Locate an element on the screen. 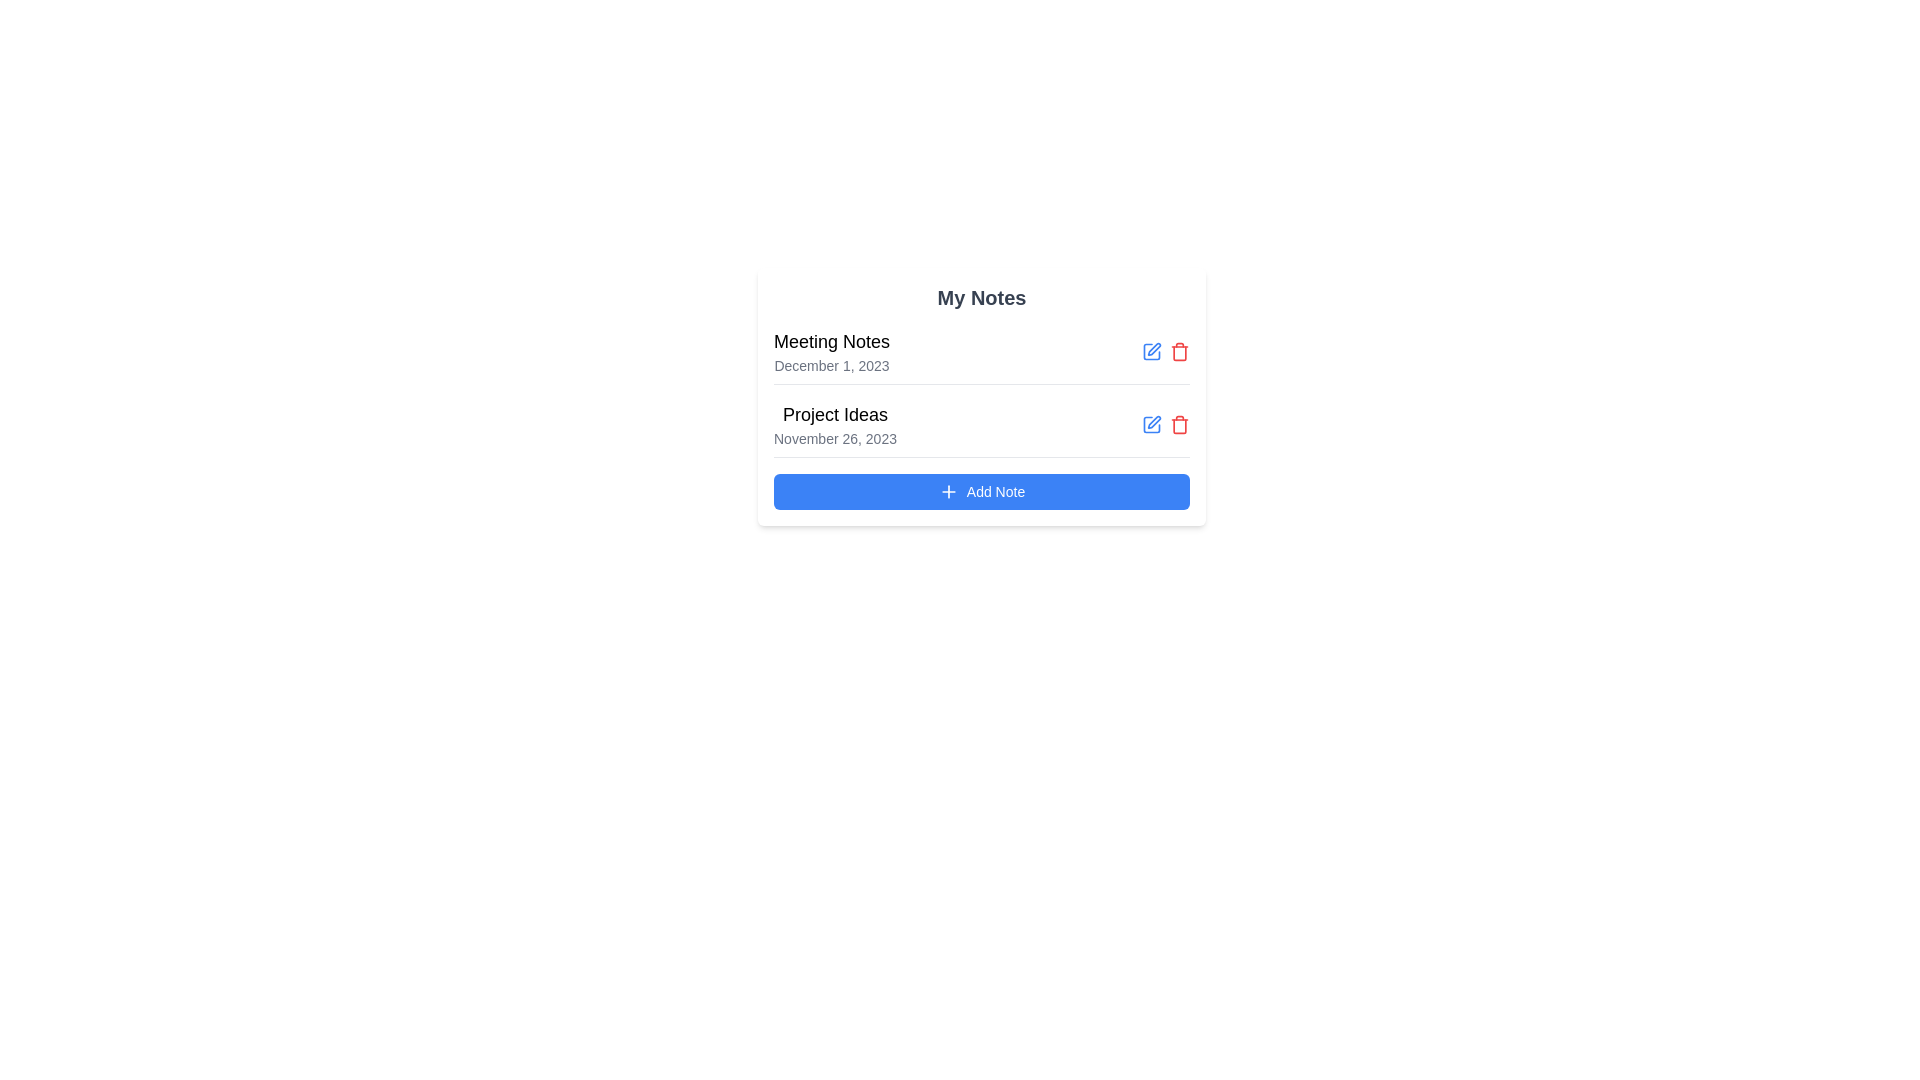 Image resolution: width=1920 pixels, height=1080 pixels. the red trash bin icon in the Icon group containing action buttons is located at coordinates (1166, 423).